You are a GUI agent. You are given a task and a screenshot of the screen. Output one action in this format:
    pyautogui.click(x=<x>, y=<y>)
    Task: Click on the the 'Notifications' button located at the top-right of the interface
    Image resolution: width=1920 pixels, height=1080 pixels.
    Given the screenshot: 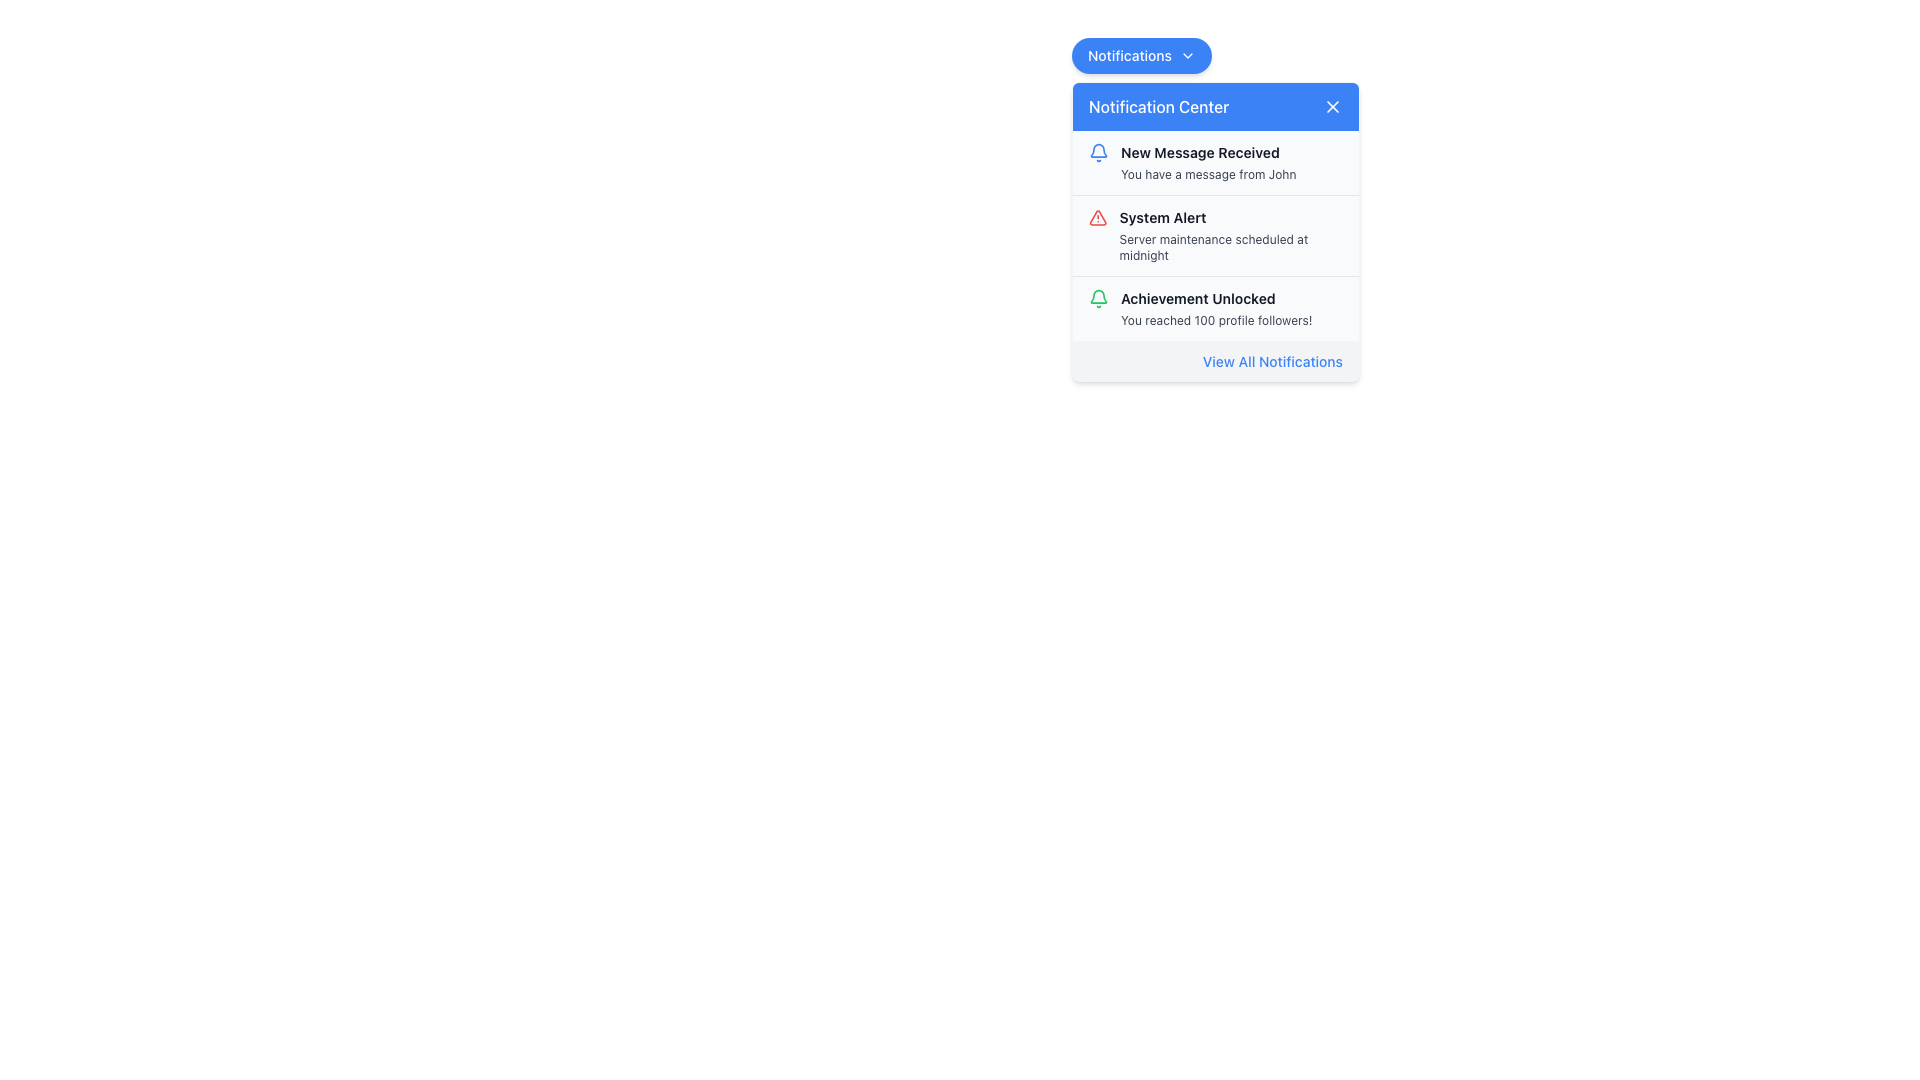 What is the action you would take?
    pyautogui.click(x=1142, y=55)
    